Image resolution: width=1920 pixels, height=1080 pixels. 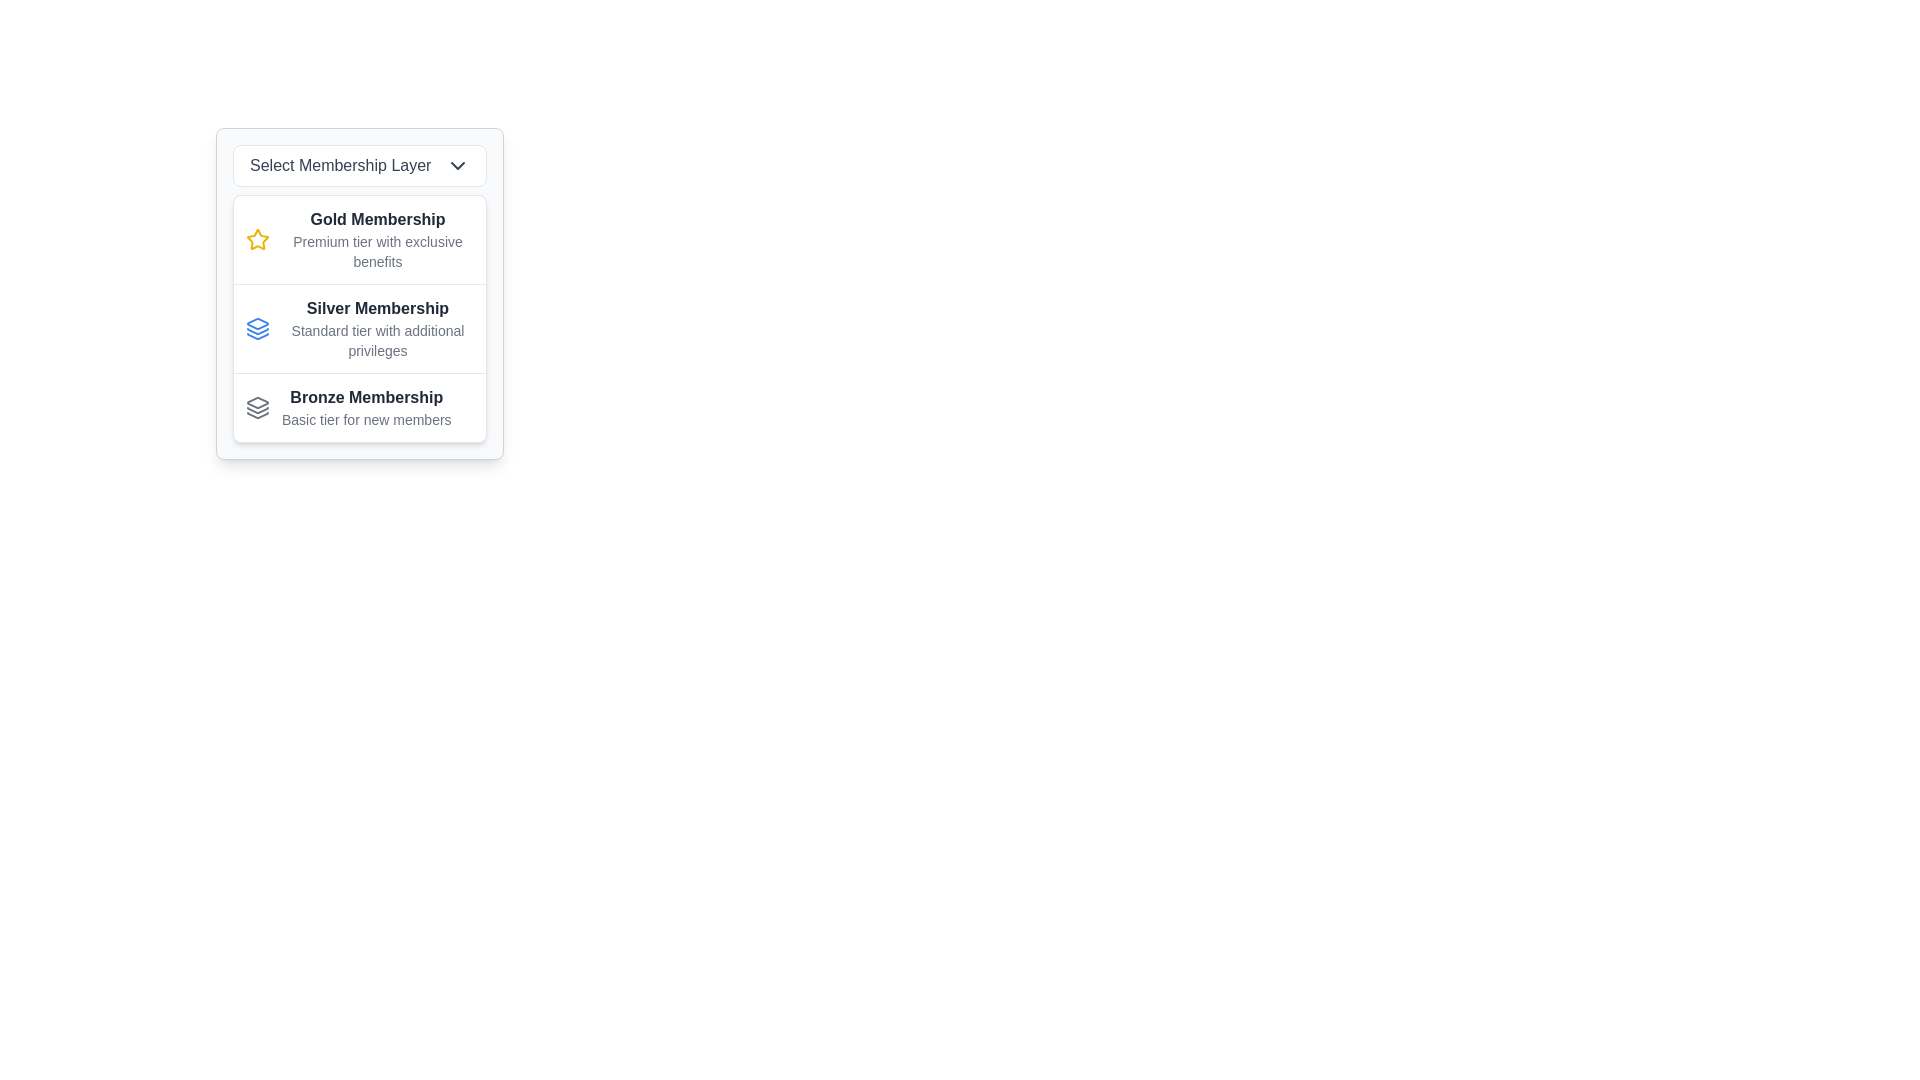 What do you see at coordinates (257, 238) in the screenshot?
I see `the membership tier represented` at bounding box center [257, 238].